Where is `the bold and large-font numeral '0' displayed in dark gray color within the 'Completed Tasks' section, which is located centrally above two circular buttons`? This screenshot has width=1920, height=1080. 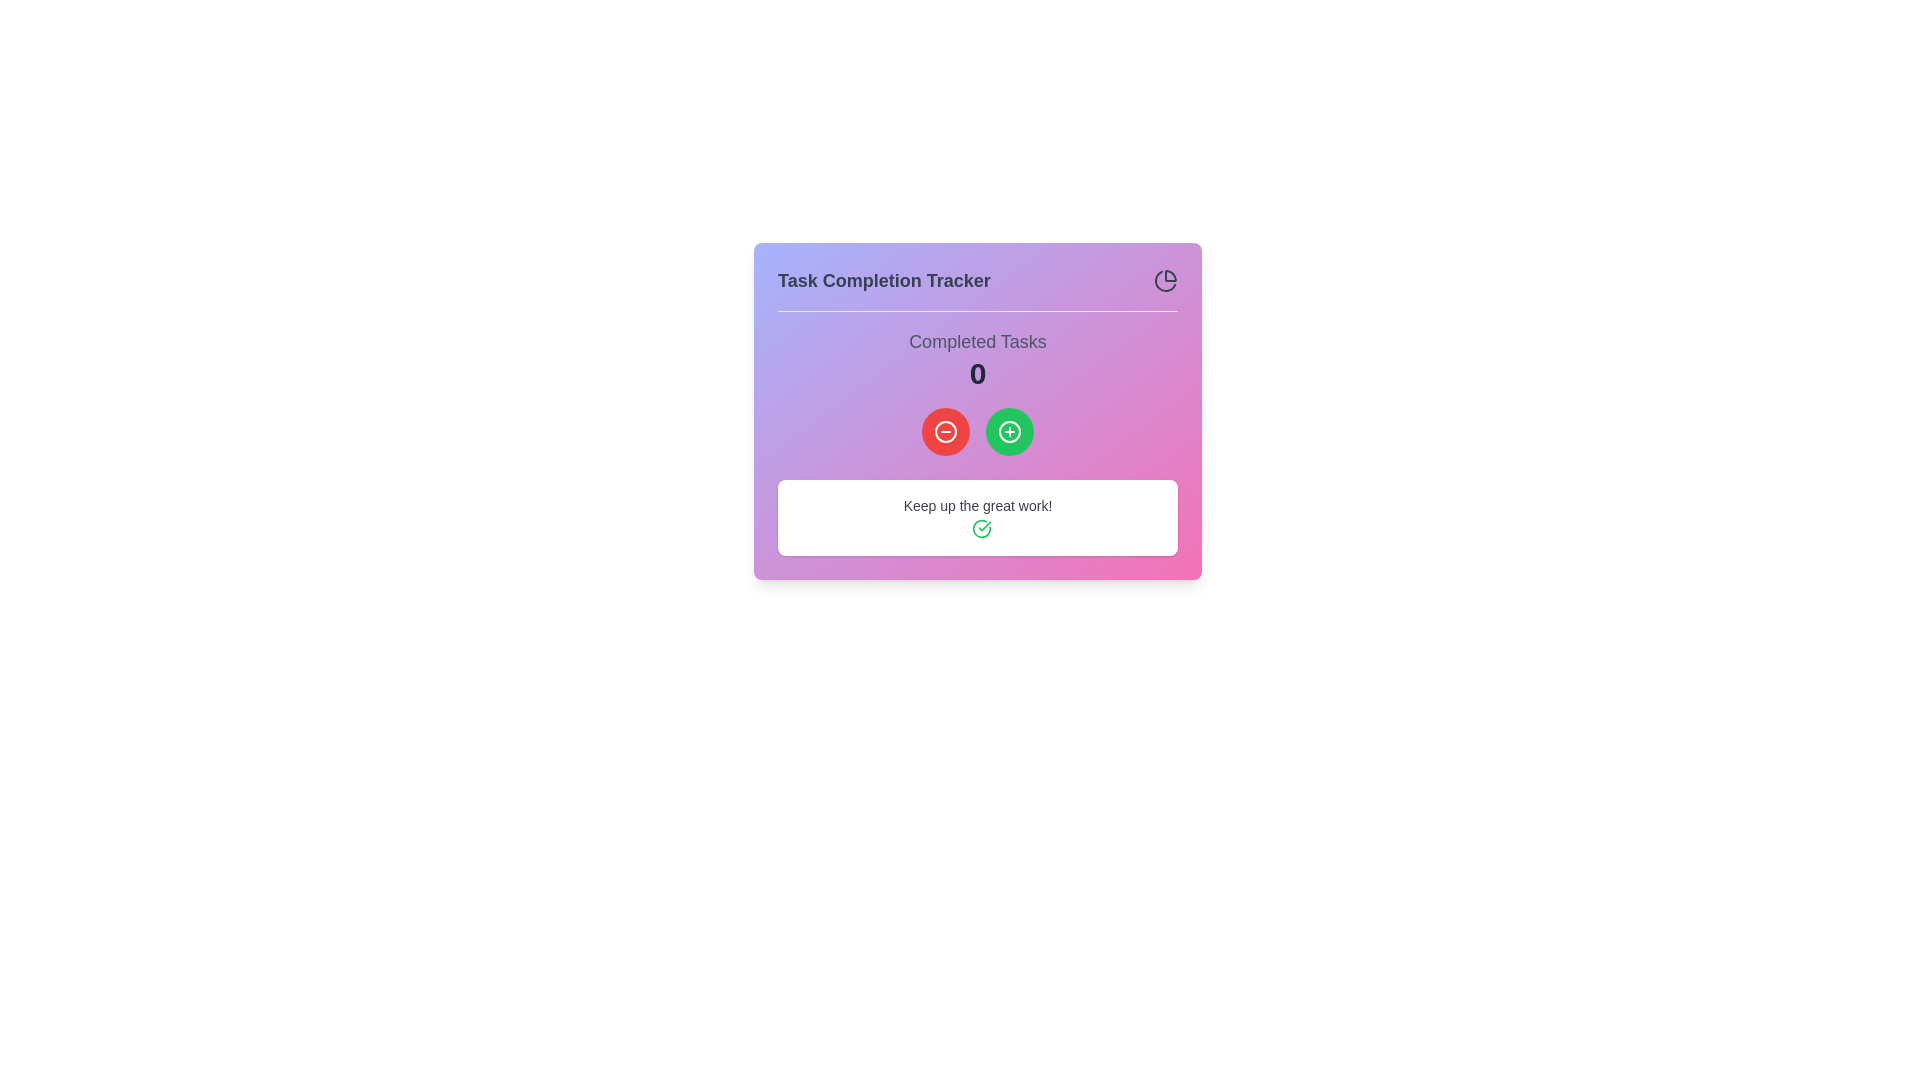
the bold and large-font numeral '0' displayed in dark gray color within the 'Completed Tasks' section, which is located centrally above two circular buttons is located at coordinates (978, 374).